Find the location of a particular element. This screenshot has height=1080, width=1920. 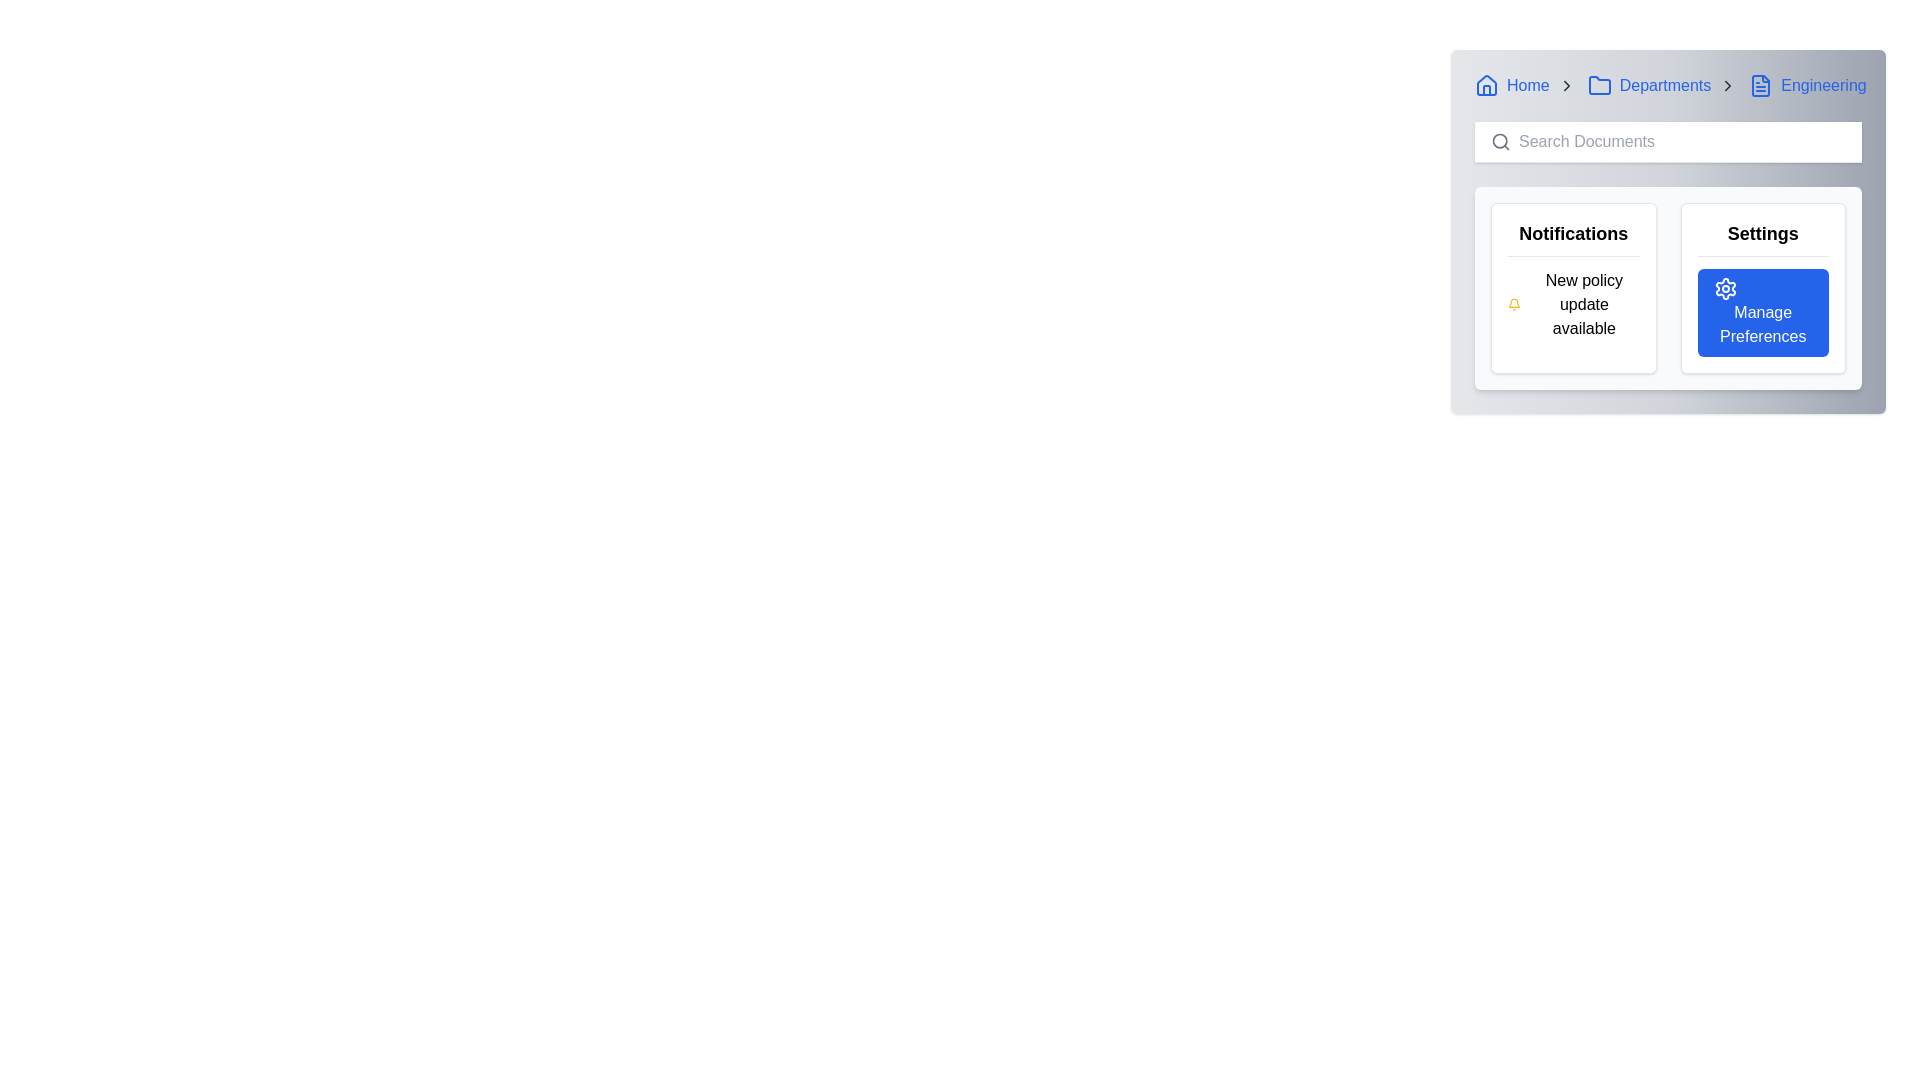

the document-like blue icon at the end of the breadcrumb navigation bar is located at coordinates (1761, 84).